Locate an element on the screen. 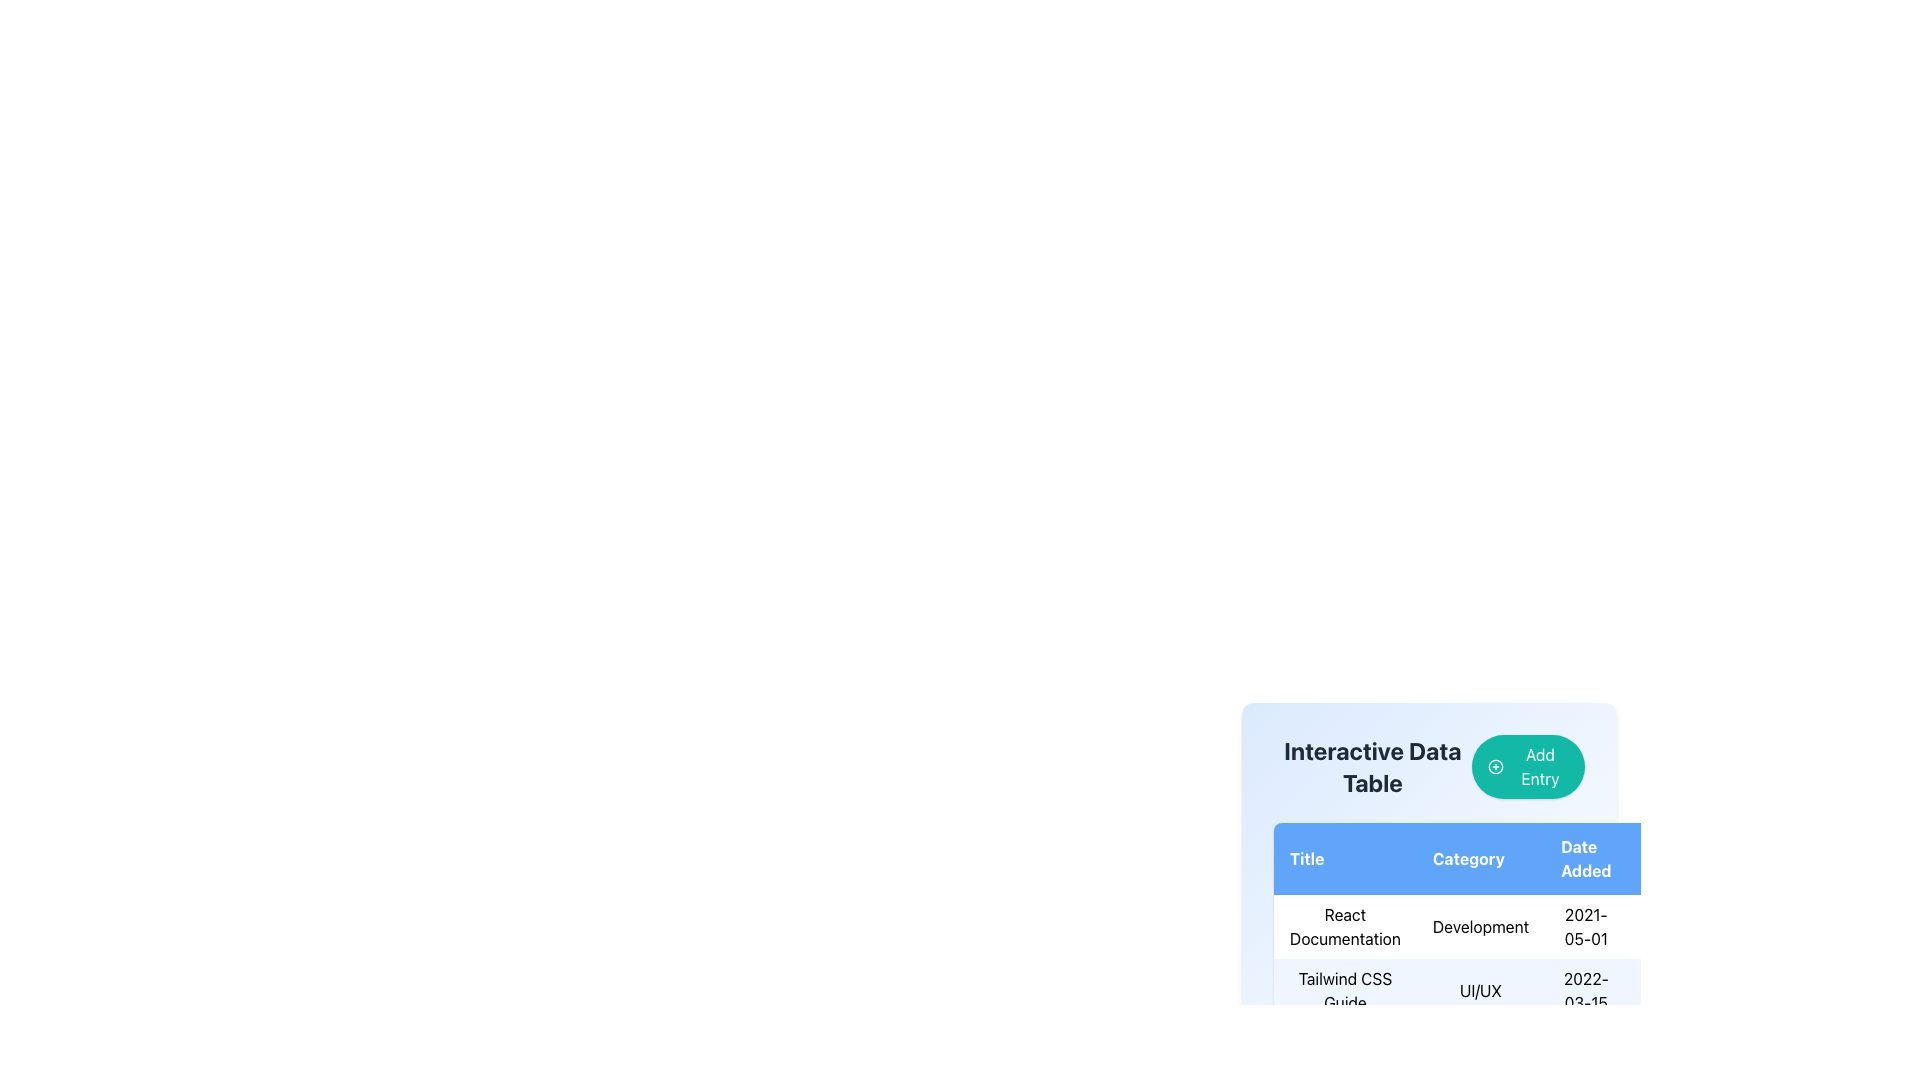 This screenshot has width=1920, height=1080. the 'Add Entry' button icon located at the top-right section of the interactive data table interface is located at coordinates (1495, 766).